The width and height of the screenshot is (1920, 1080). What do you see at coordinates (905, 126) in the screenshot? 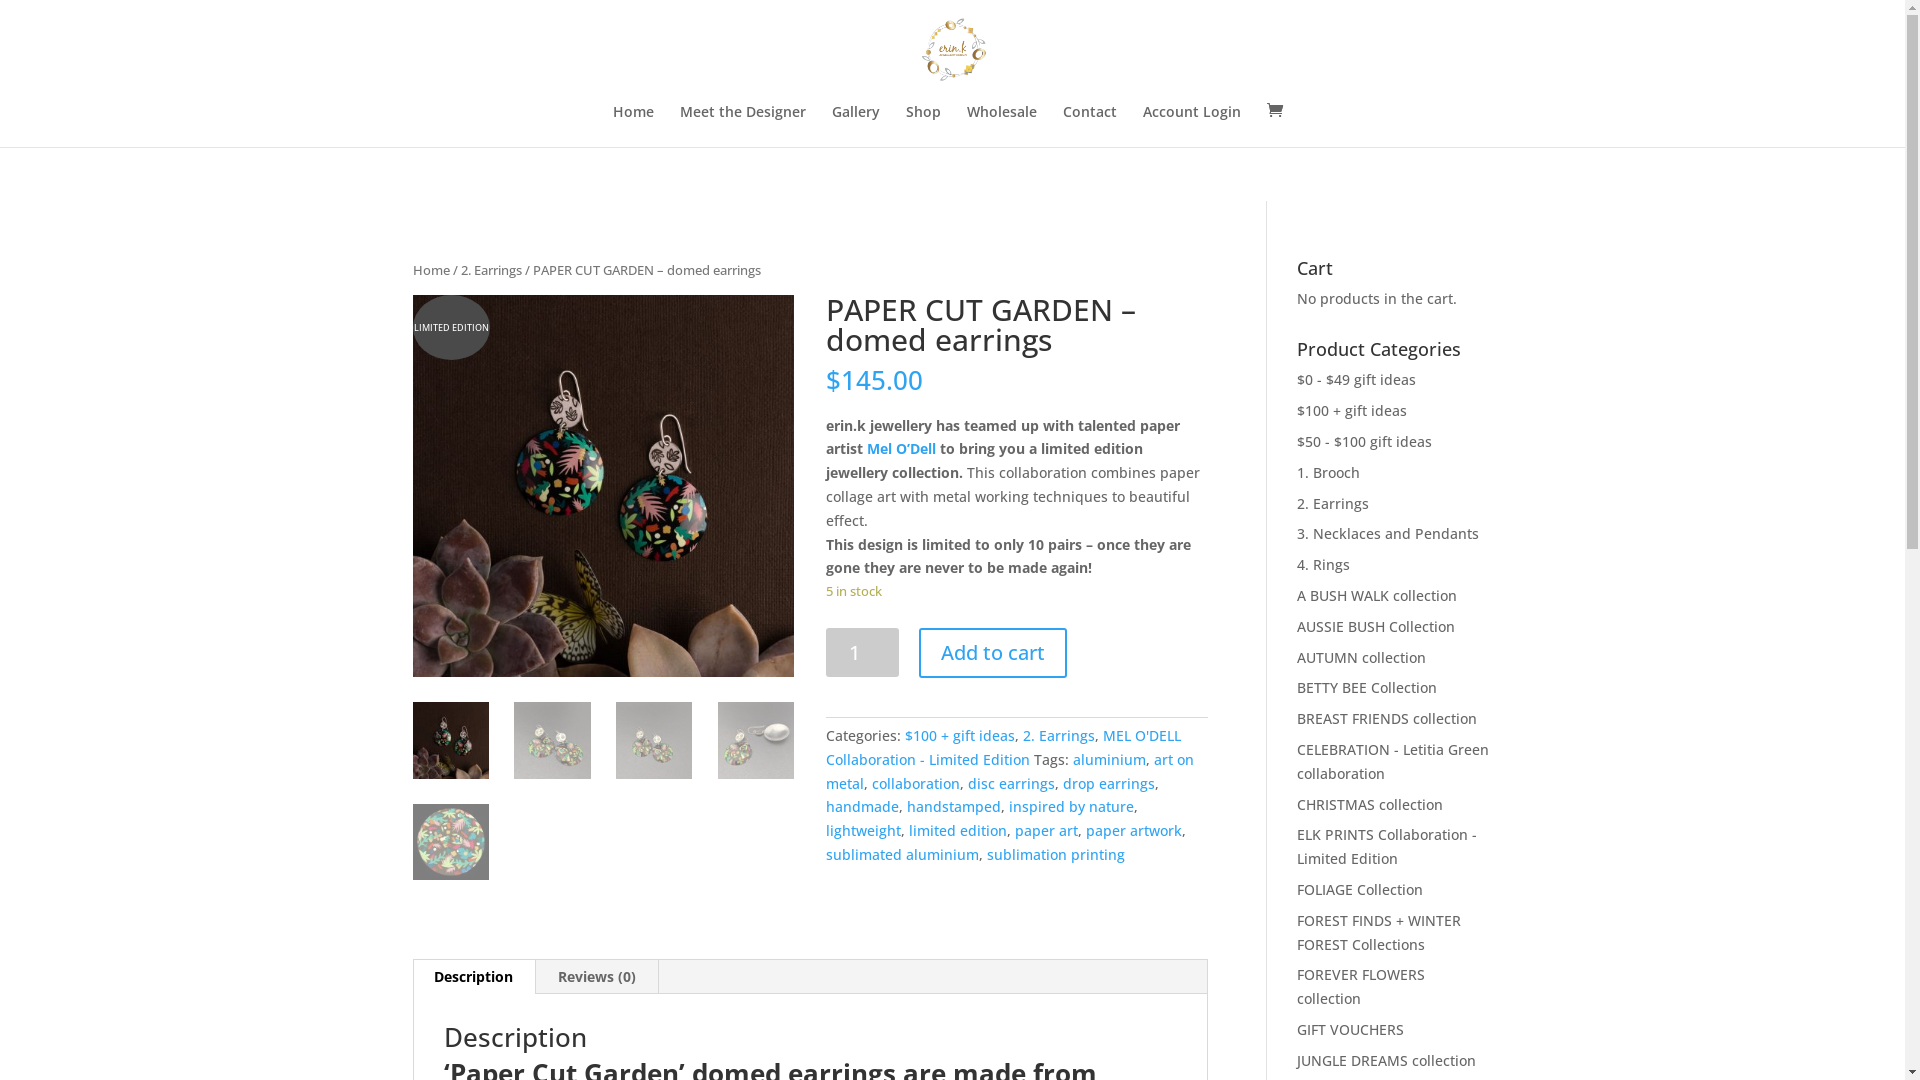
I see `'Shop'` at bounding box center [905, 126].